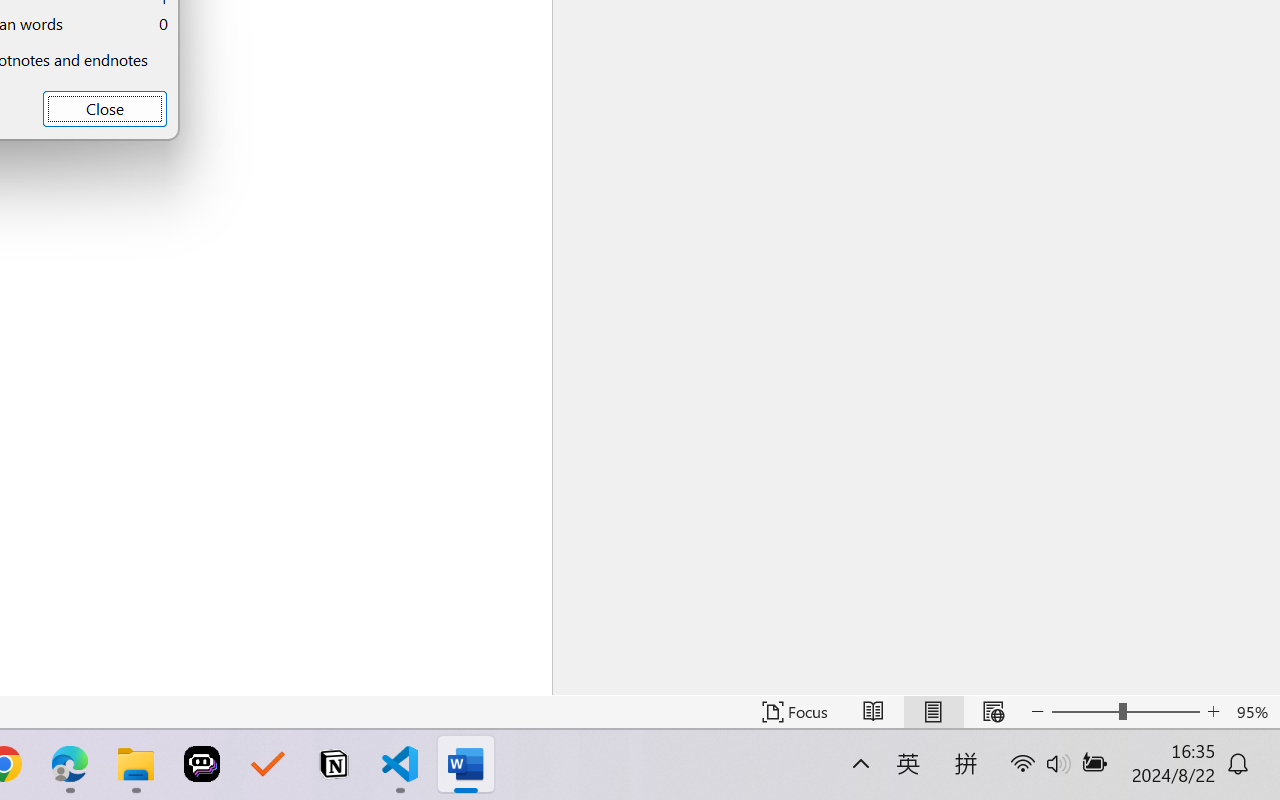 This screenshot has height=800, width=1280. I want to click on 'Zoom 95%', so click(1252, 711).